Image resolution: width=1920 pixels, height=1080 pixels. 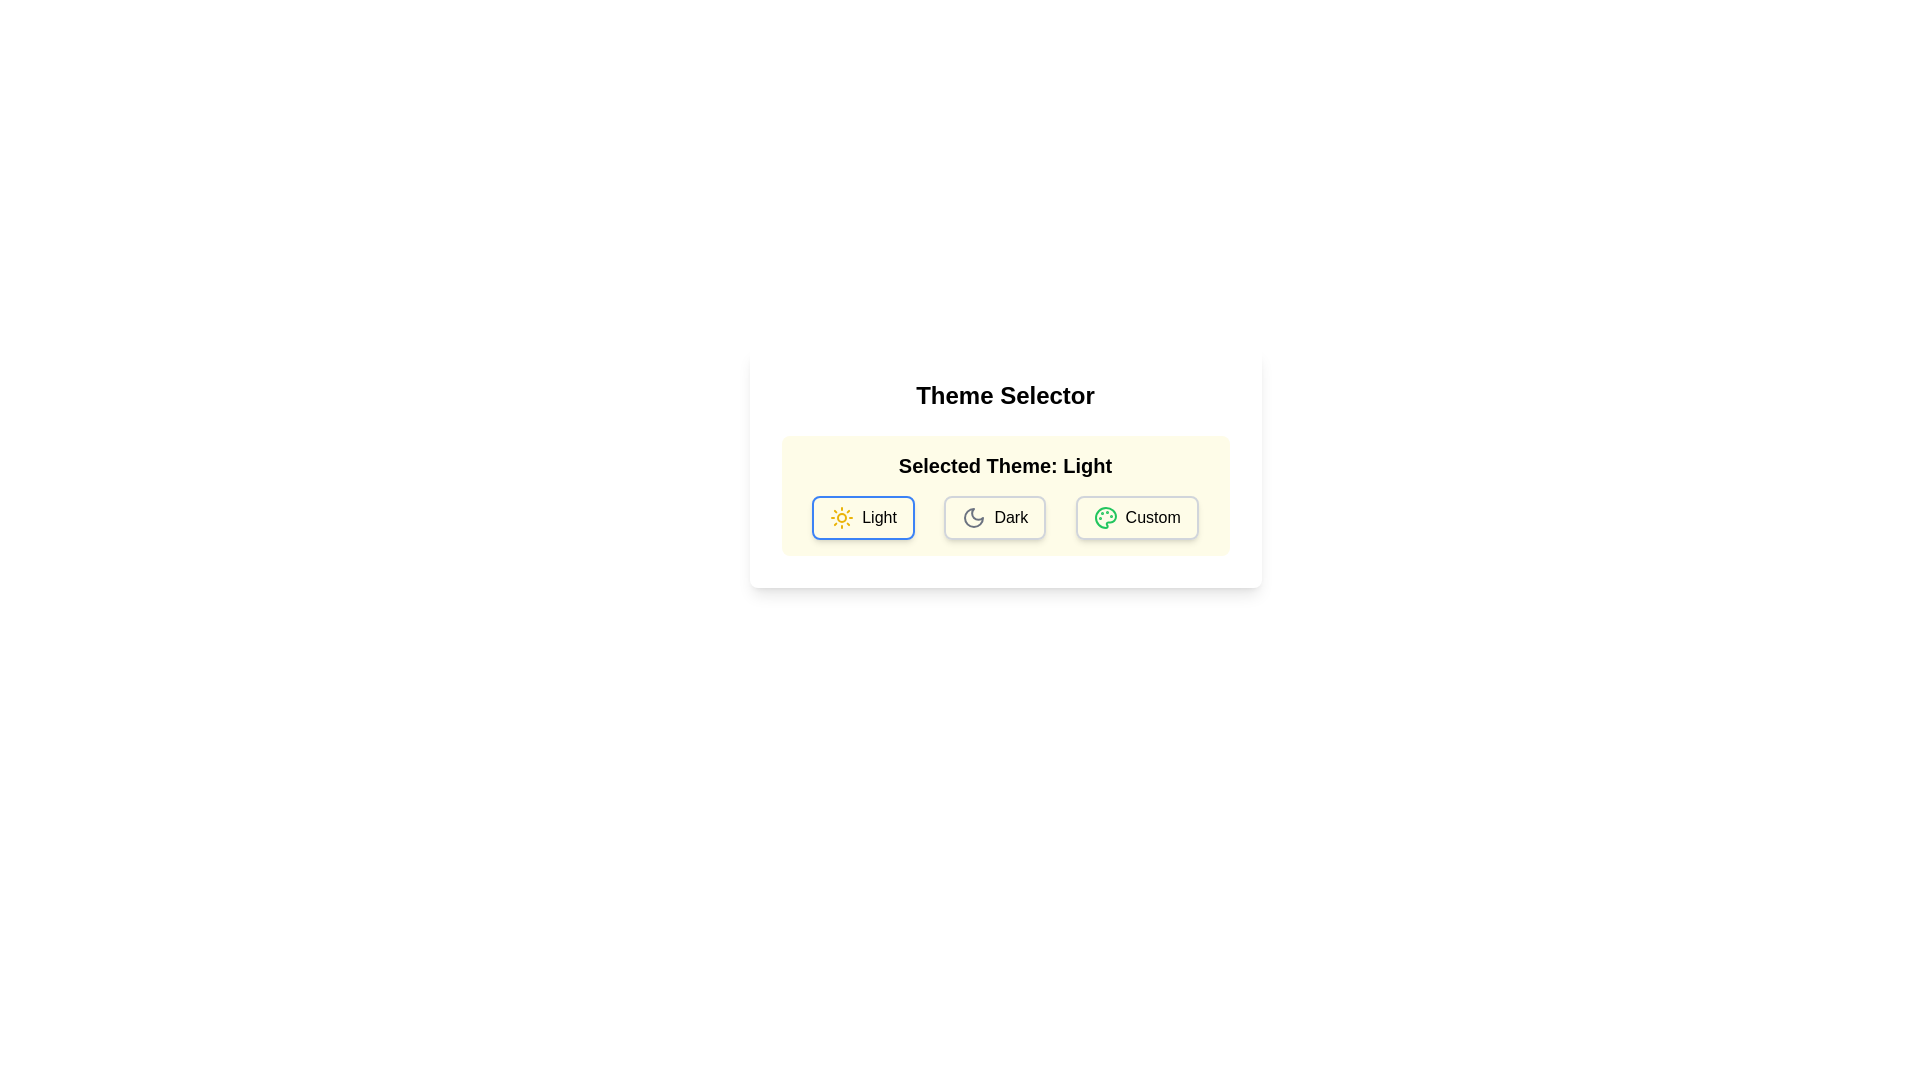 What do you see at coordinates (995, 516) in the screenshot?
I see `the 'Dark' theme toggle button, which is the second button in a group of three buttons labeled 'Light', 'Dark', and 'Custom', to trigger the hover effect` at bounding box center [995, 516].